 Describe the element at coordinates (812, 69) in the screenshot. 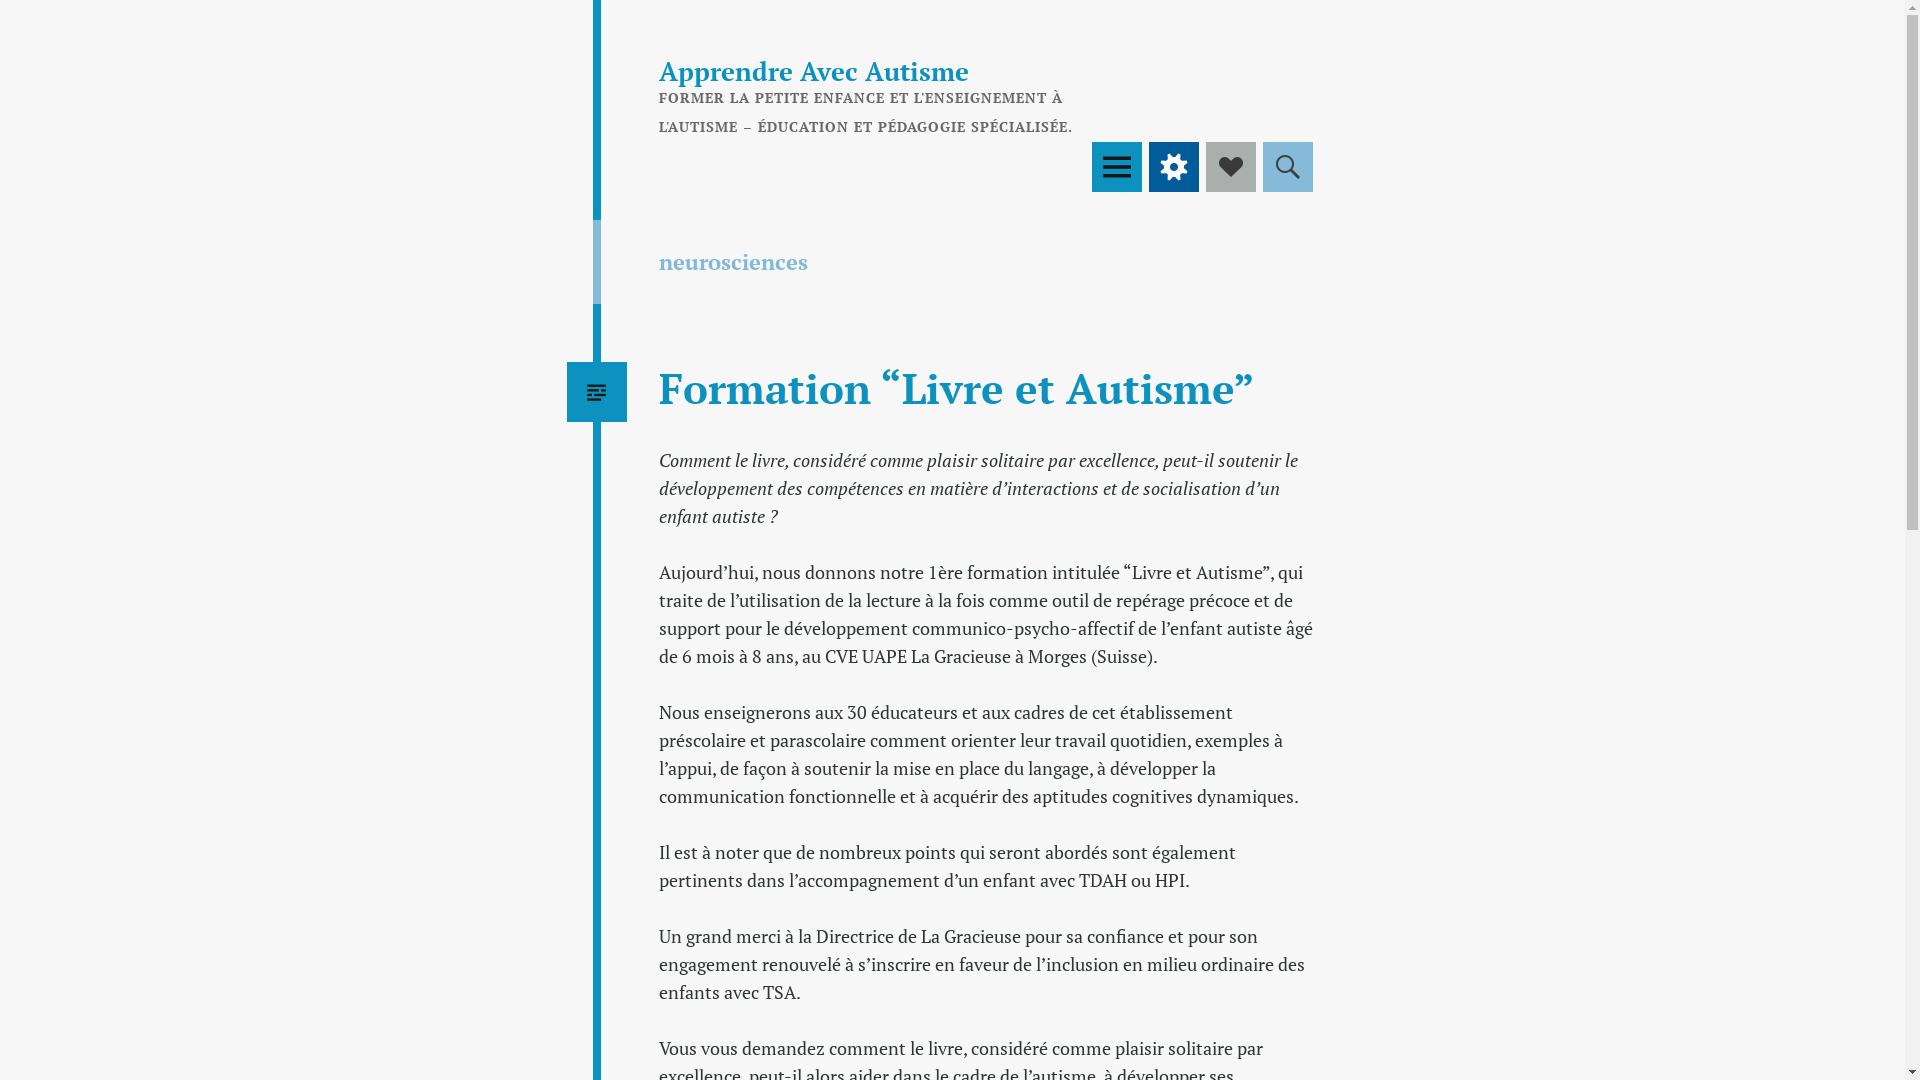

I see `'Apprendre Avec Autisme'` at that location.